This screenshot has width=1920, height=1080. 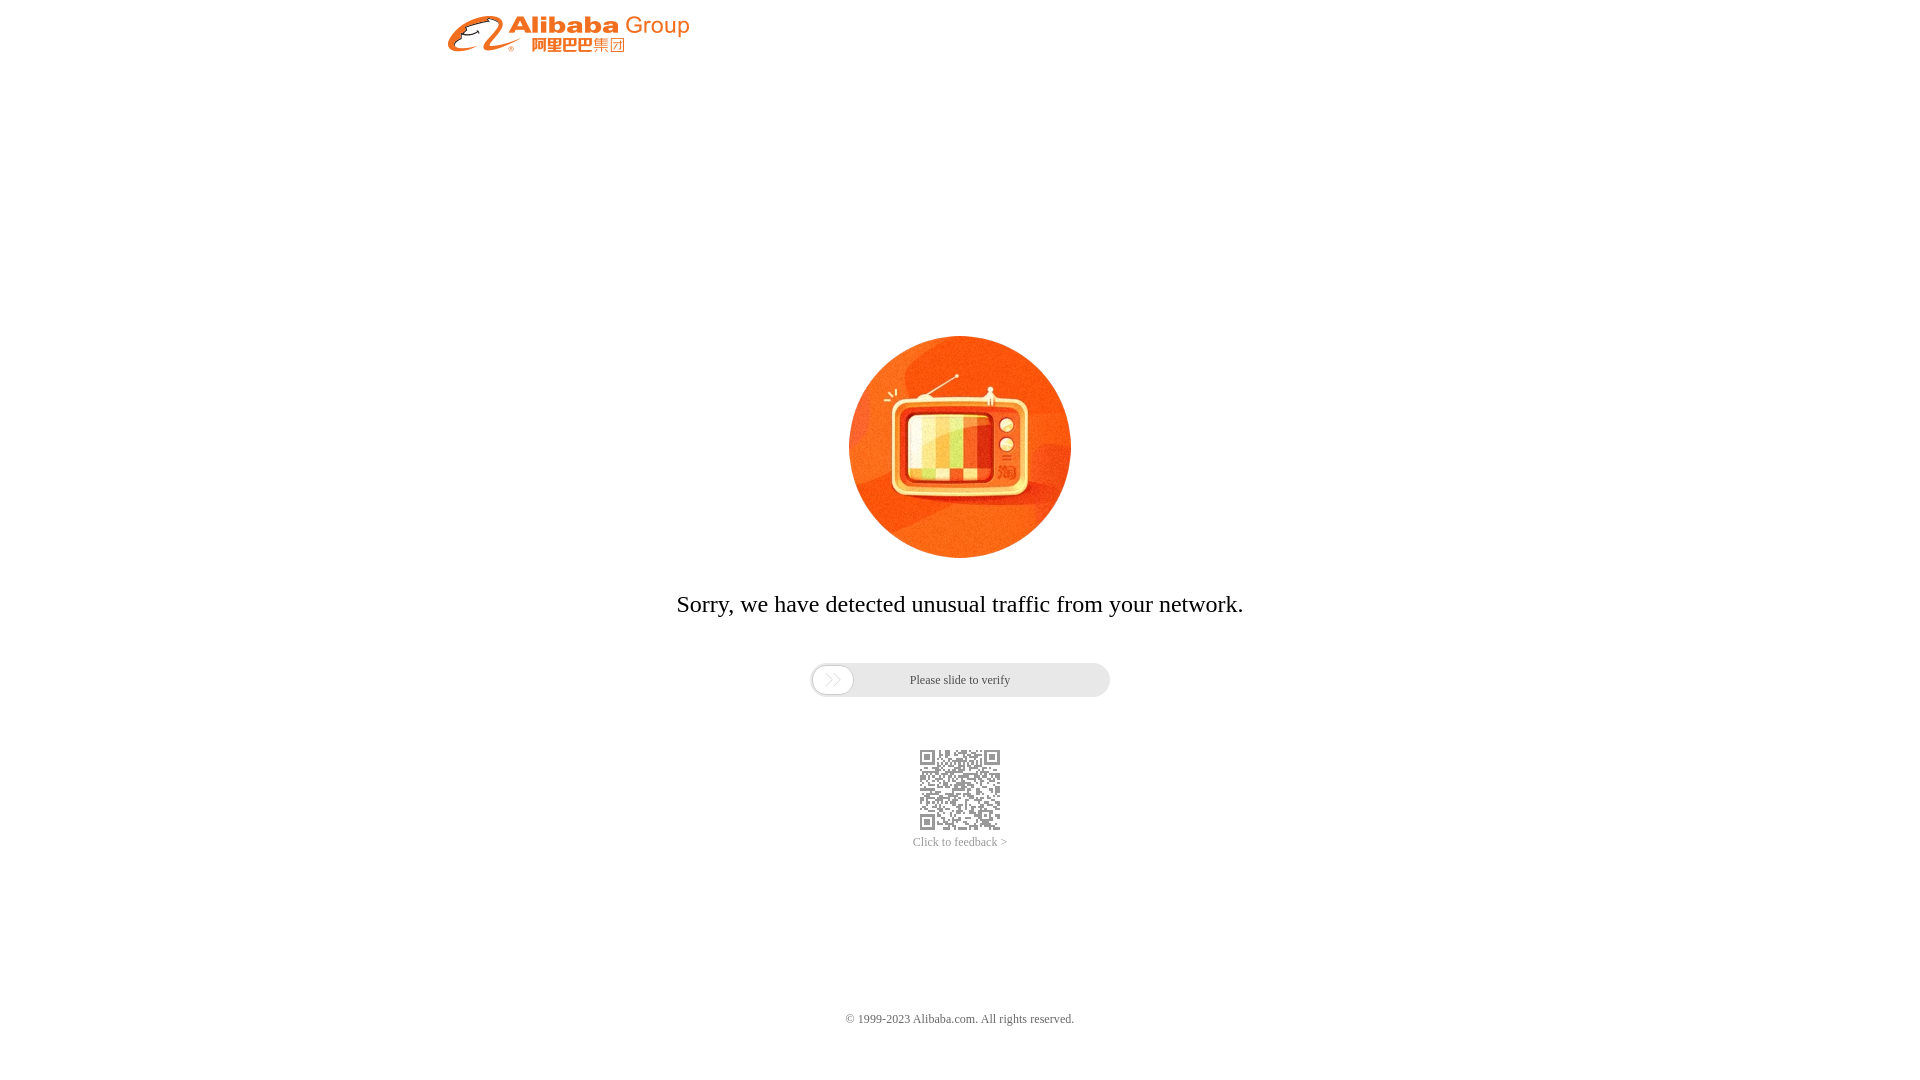 What do you see at coordinates (960, 842) in the screenshot?
I see `'Click to feedback >'` at bounding box center [960, 842].